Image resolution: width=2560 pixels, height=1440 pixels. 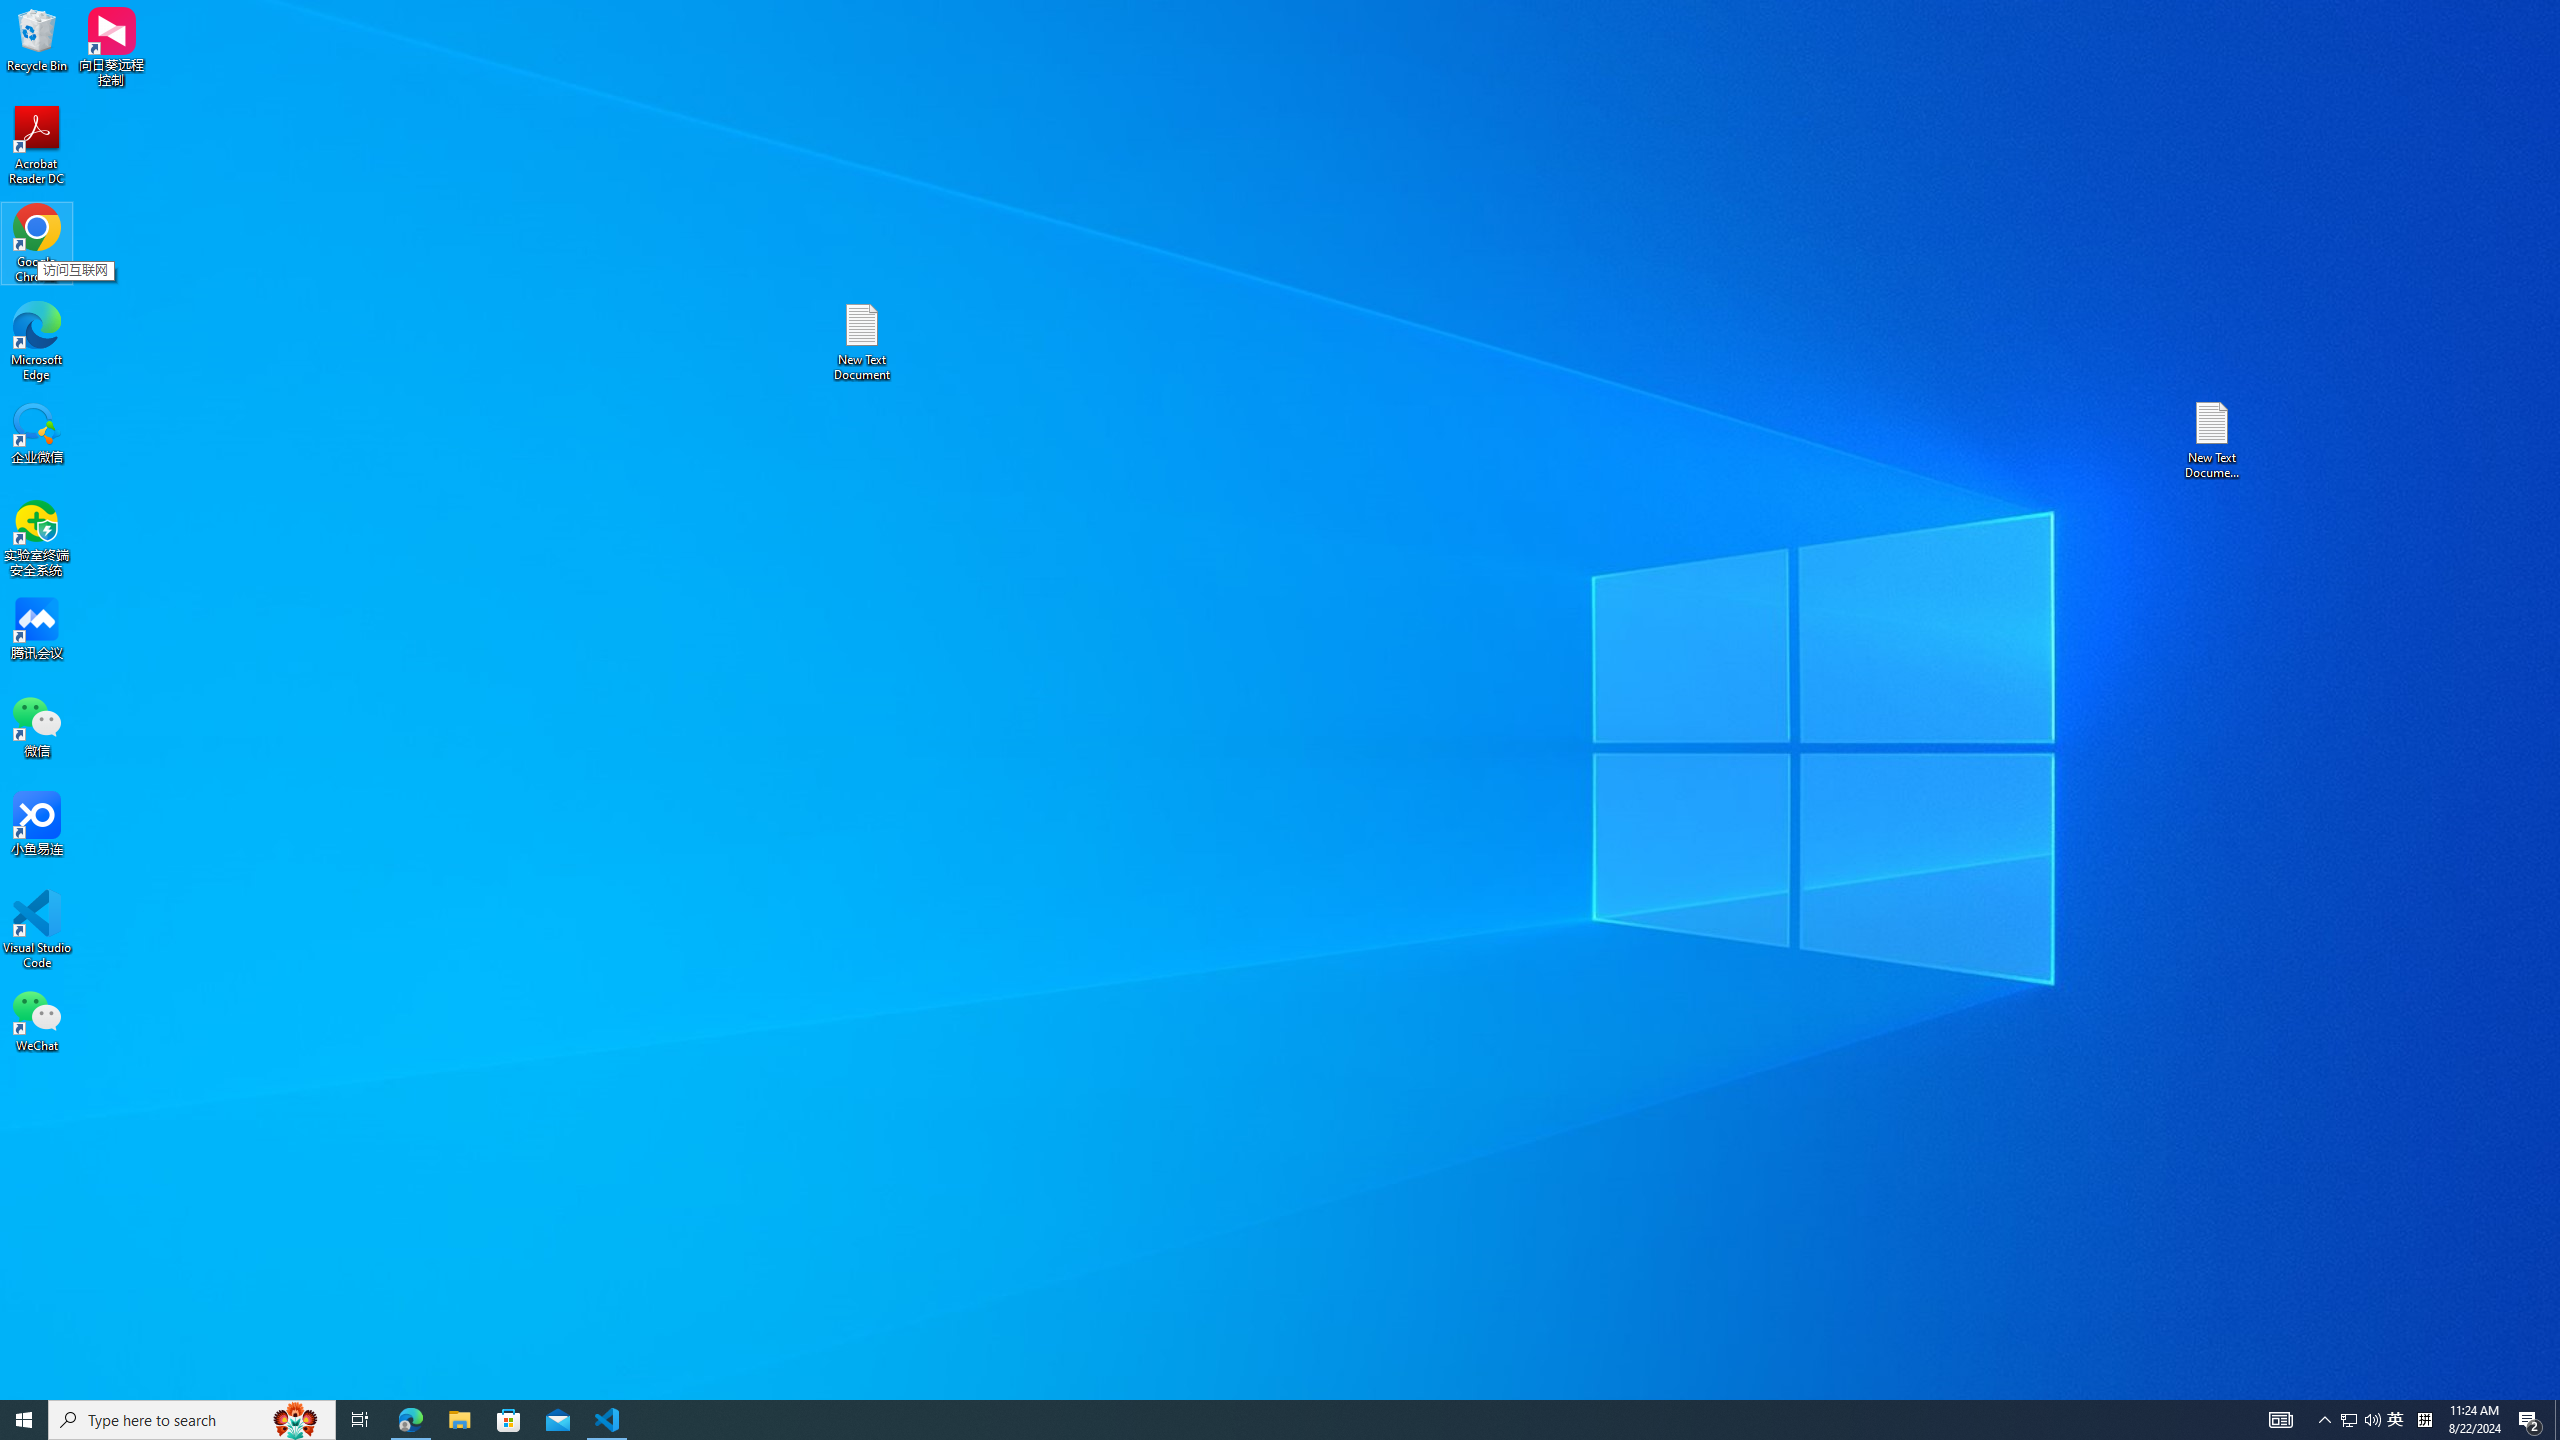 I want to click on 'User Promoted Notification Area', so click(x=2360, y=1418).